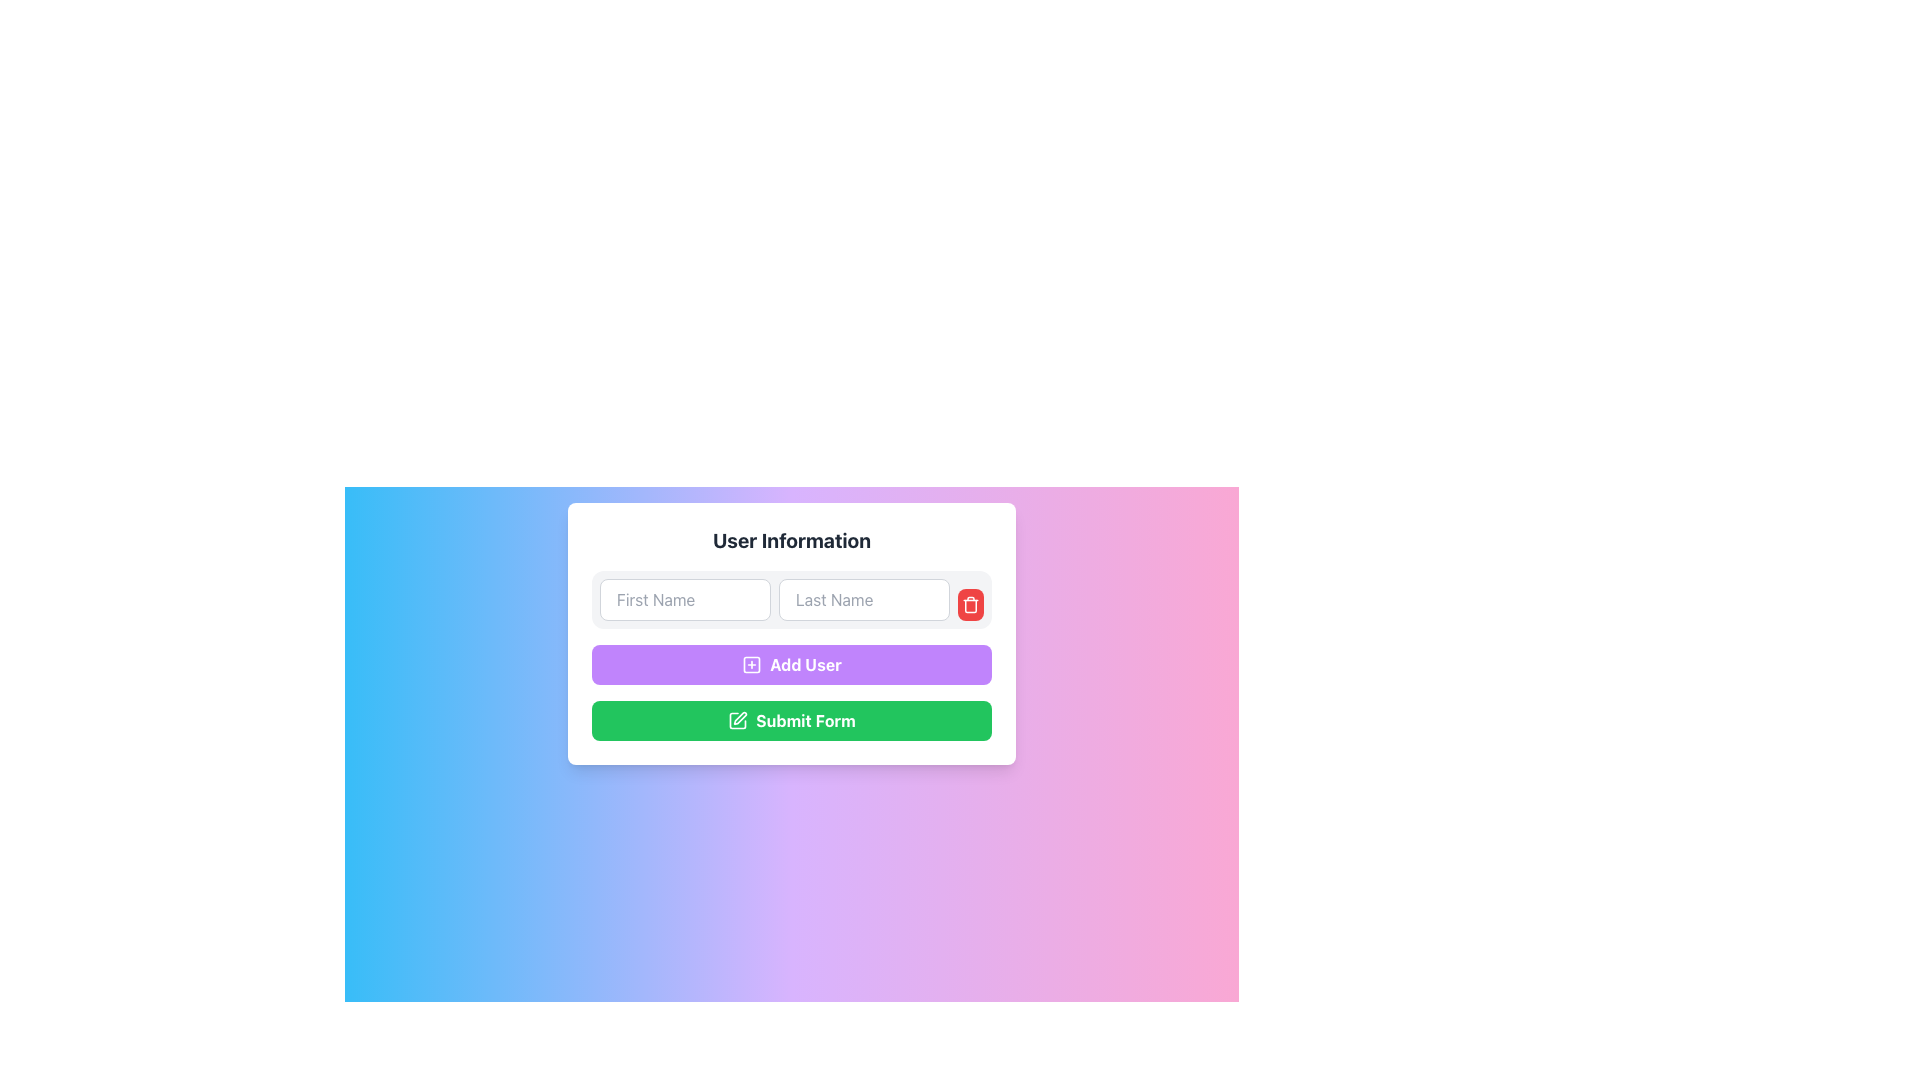 The height and width of the screenshot is (1080, 1920). Describe the element at coordinates (685, 599) in the screenshot. I see `the text input field labeled 'First Name' to focus on it for user input` at that location.